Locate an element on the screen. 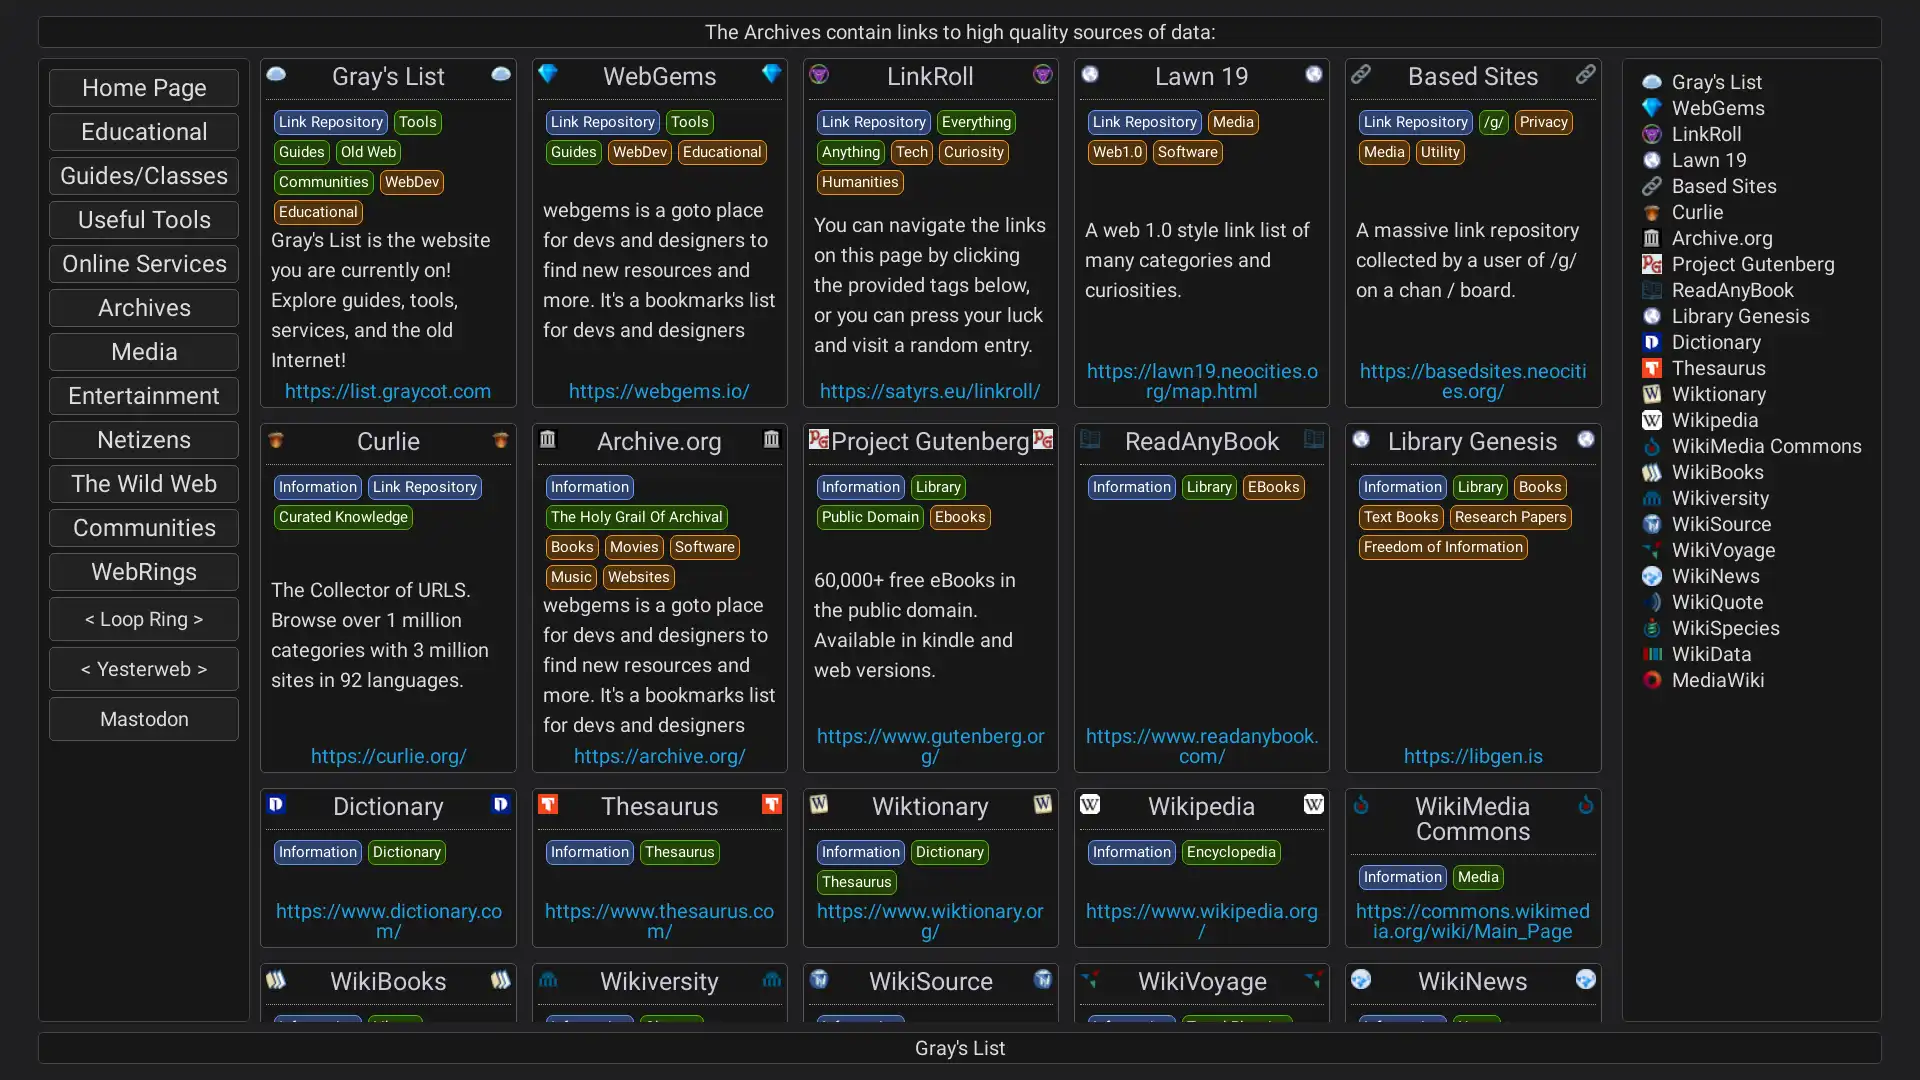  Entertainment is located at coordinates (143, 396).